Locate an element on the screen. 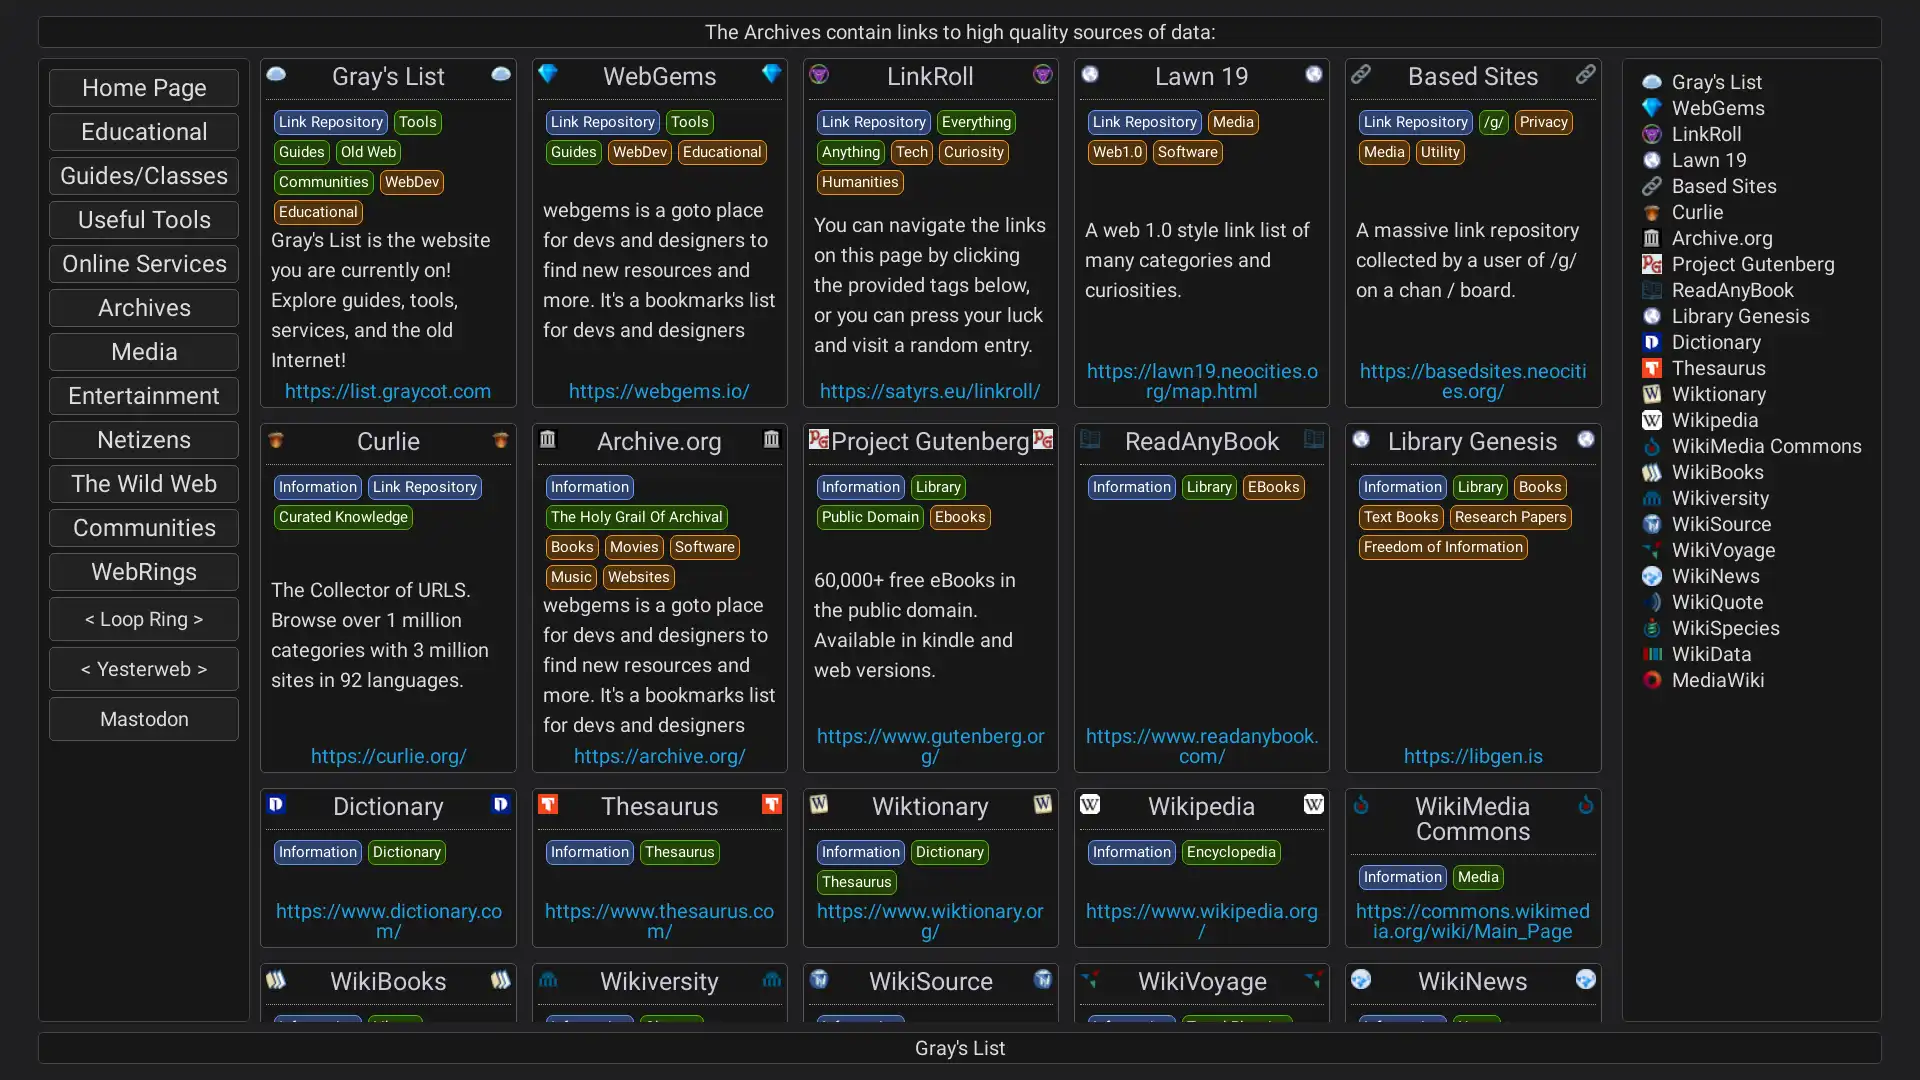  Entertainment is located at coordinates (143, 396).